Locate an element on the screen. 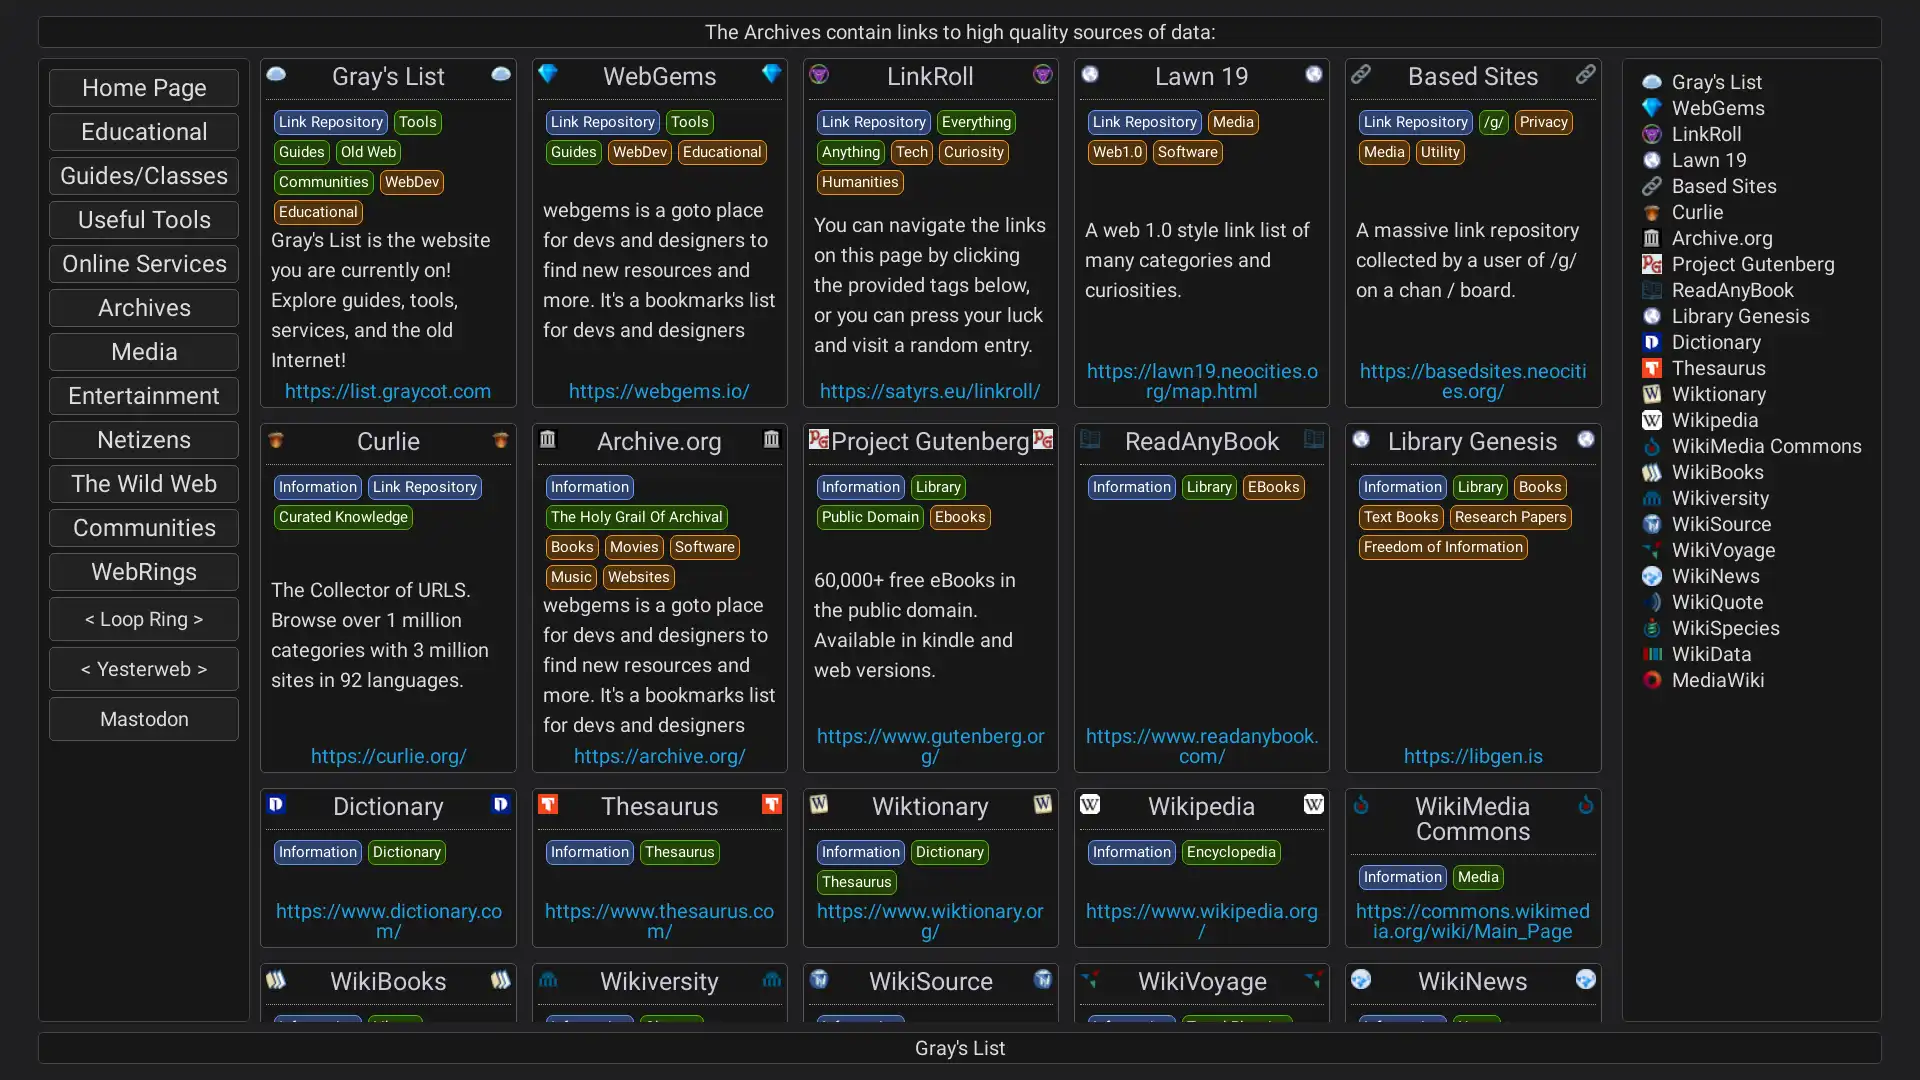  Entertainment is located at coordinates (143, 396).